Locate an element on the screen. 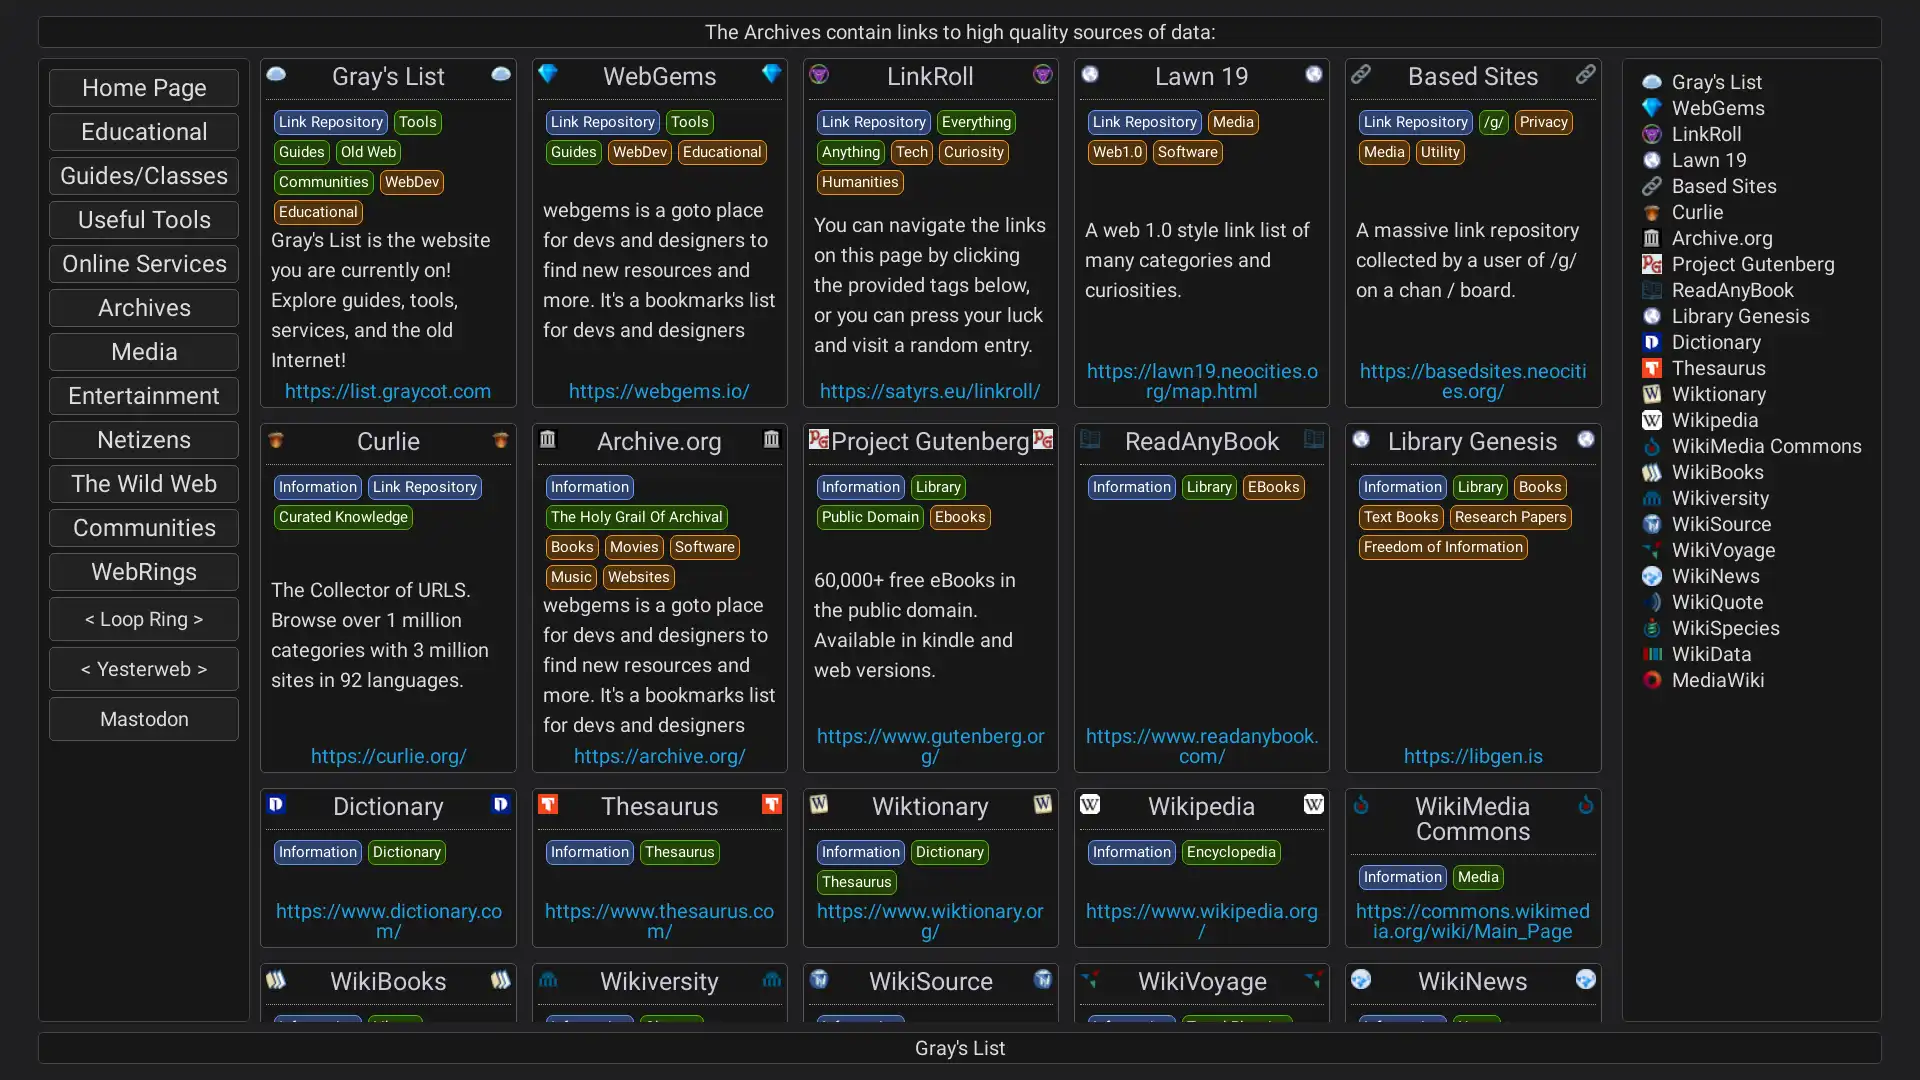  Entertainment is located at coordinates (143, 396).